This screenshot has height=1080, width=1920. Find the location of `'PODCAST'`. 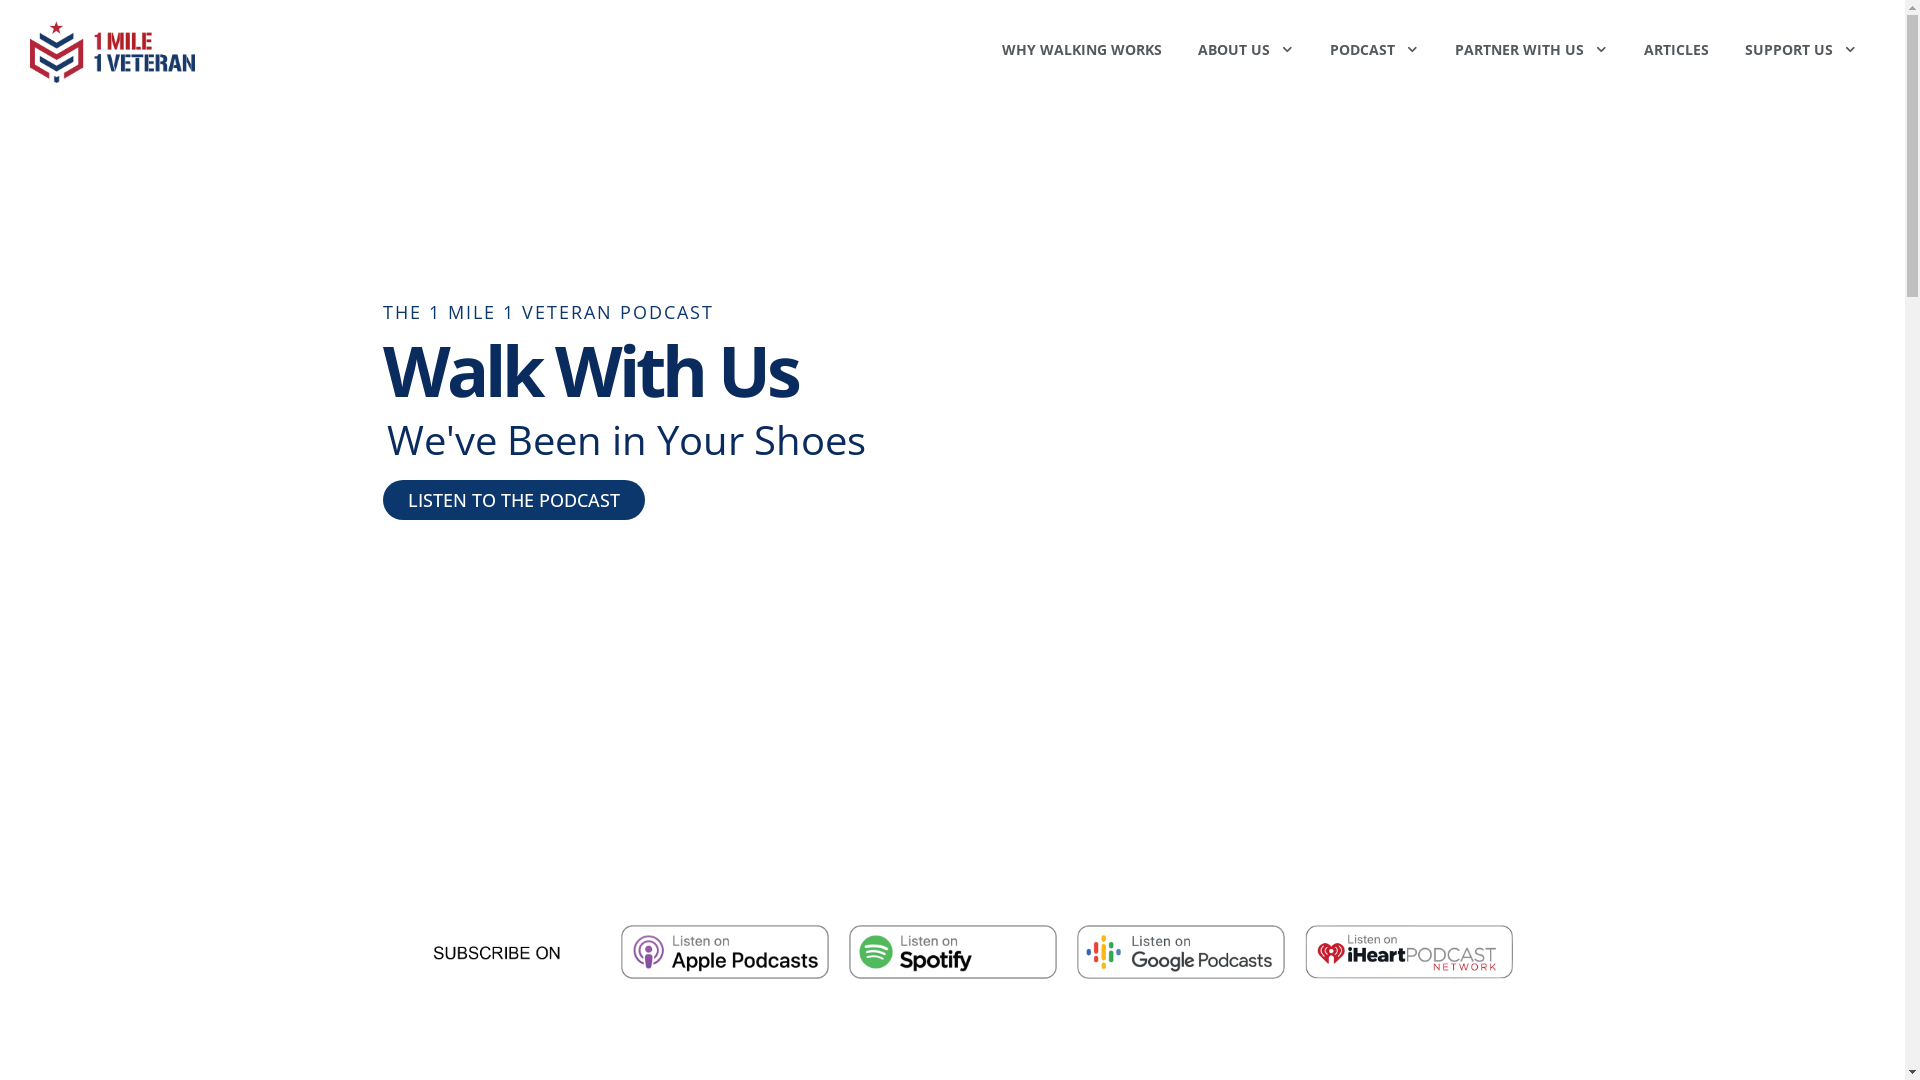

'PODCAST' is located at coordinates (1373, 49).